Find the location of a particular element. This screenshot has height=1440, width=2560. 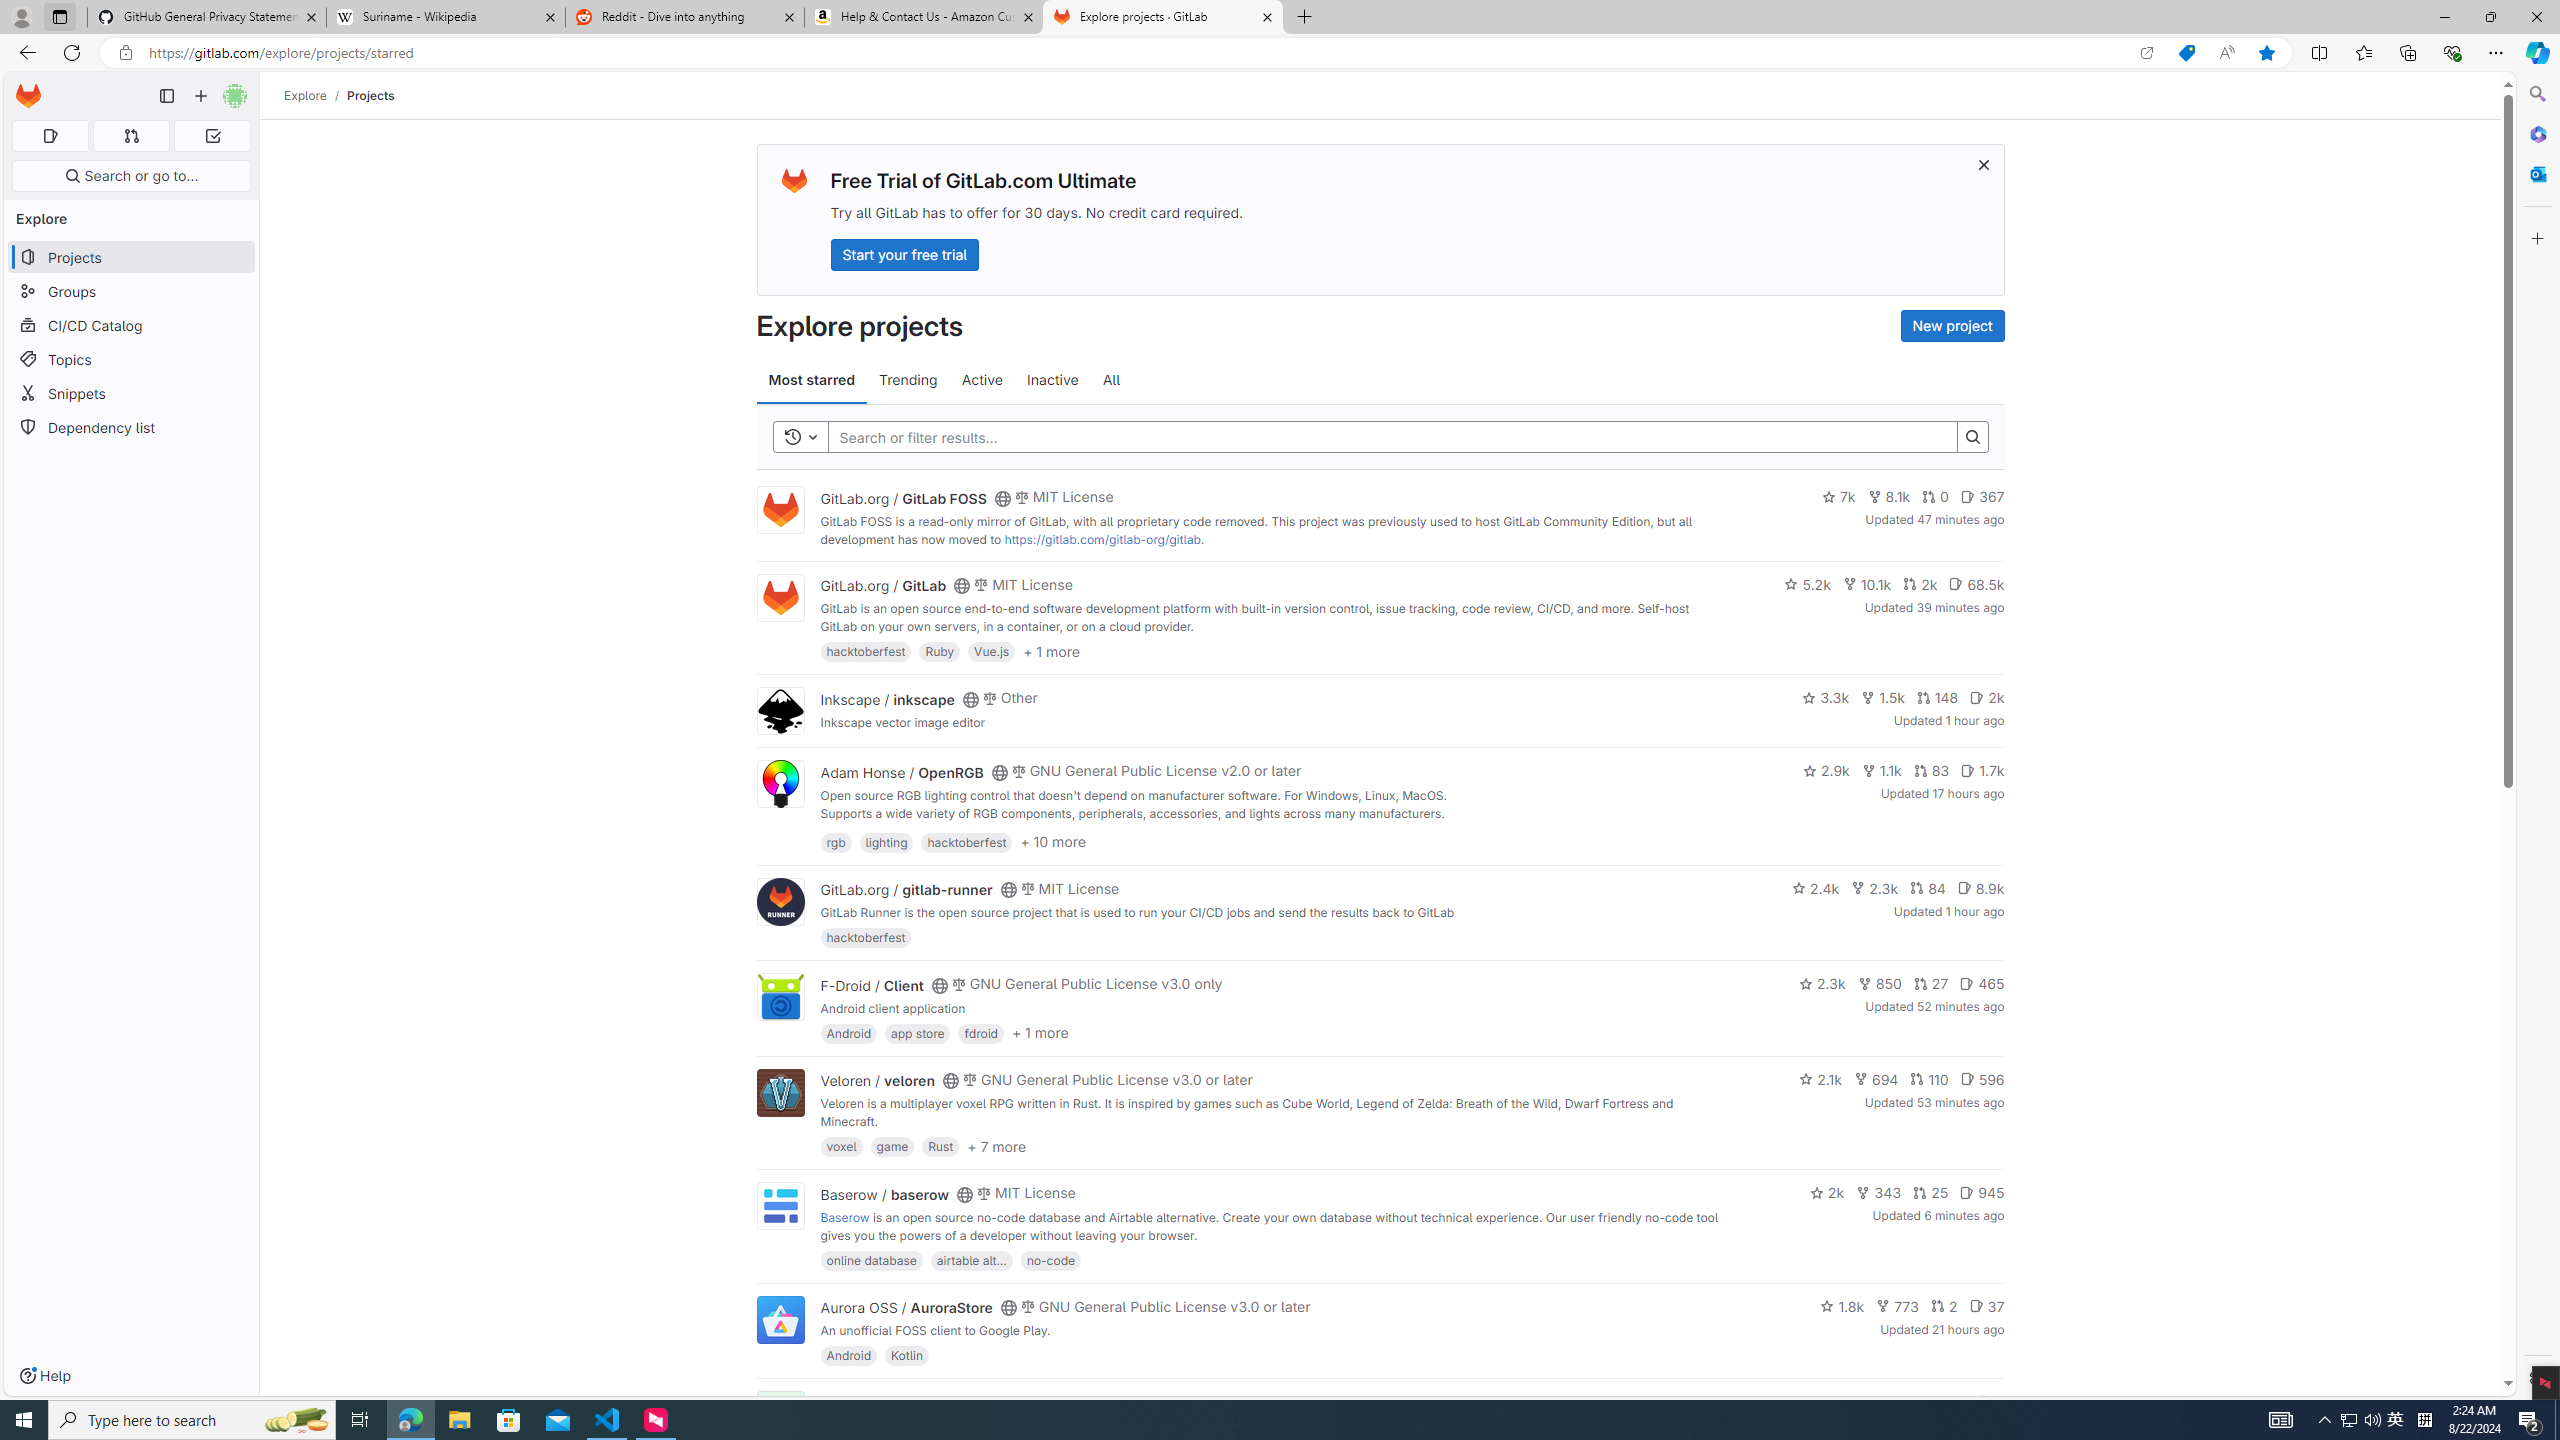

'1.1k' is located at coordinates (1880, 770).